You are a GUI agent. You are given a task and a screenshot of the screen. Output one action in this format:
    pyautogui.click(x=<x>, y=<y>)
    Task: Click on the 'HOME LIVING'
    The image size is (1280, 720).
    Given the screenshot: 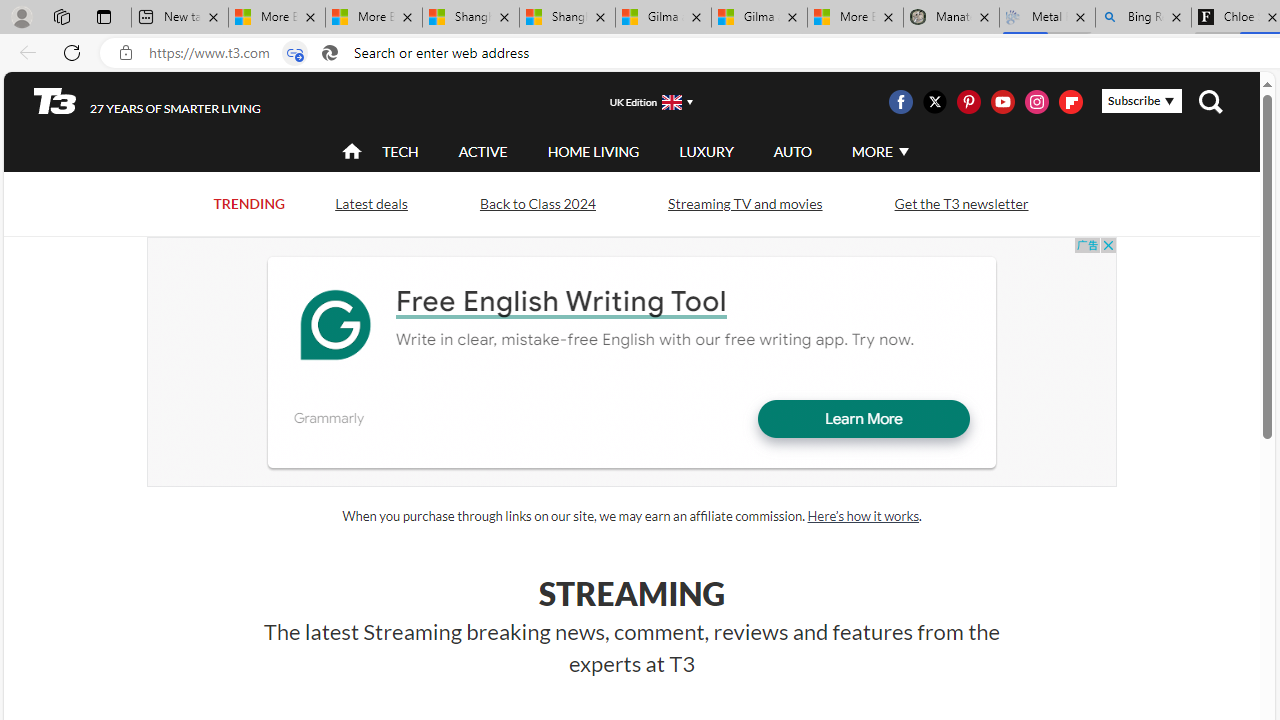 What is the action you would take?
    pyautogui.click(x=592, y=150)
    